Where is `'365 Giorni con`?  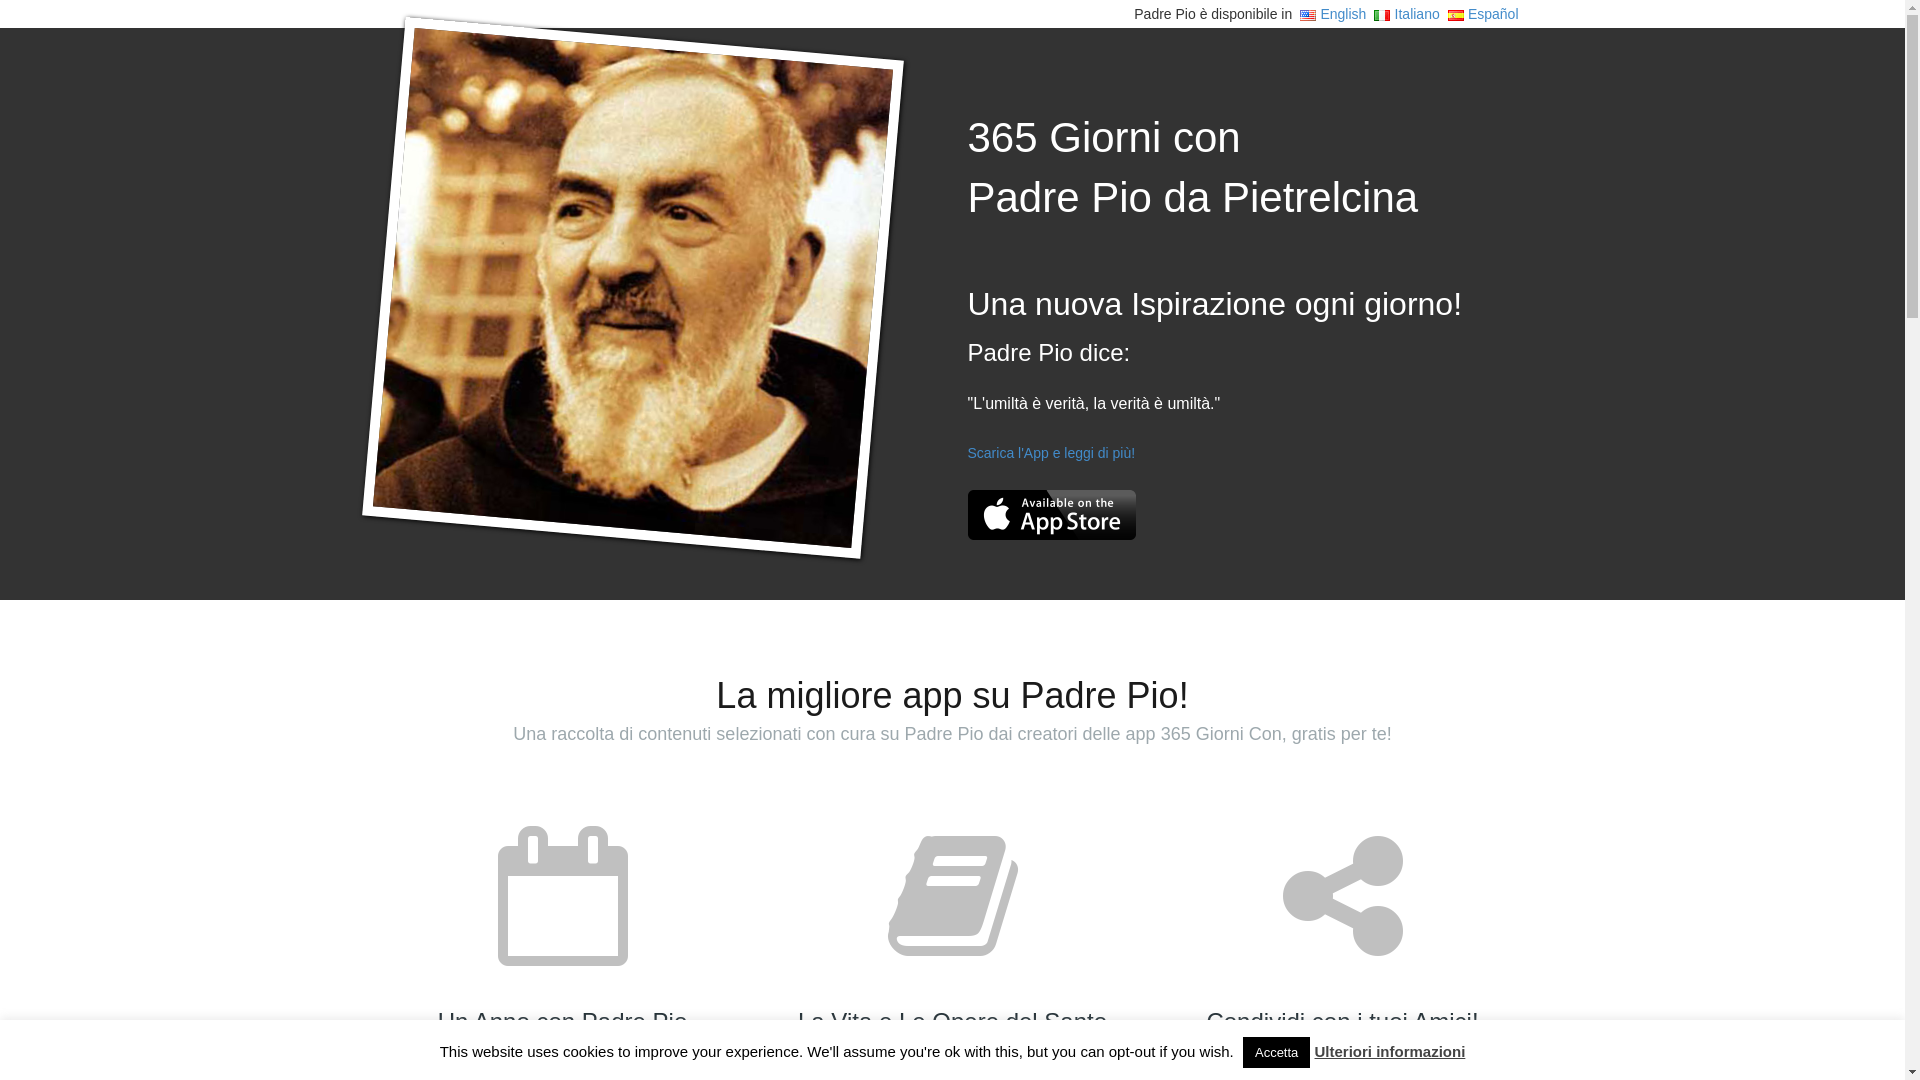
'365 Giorni con is located at coordinates (1193, 167).